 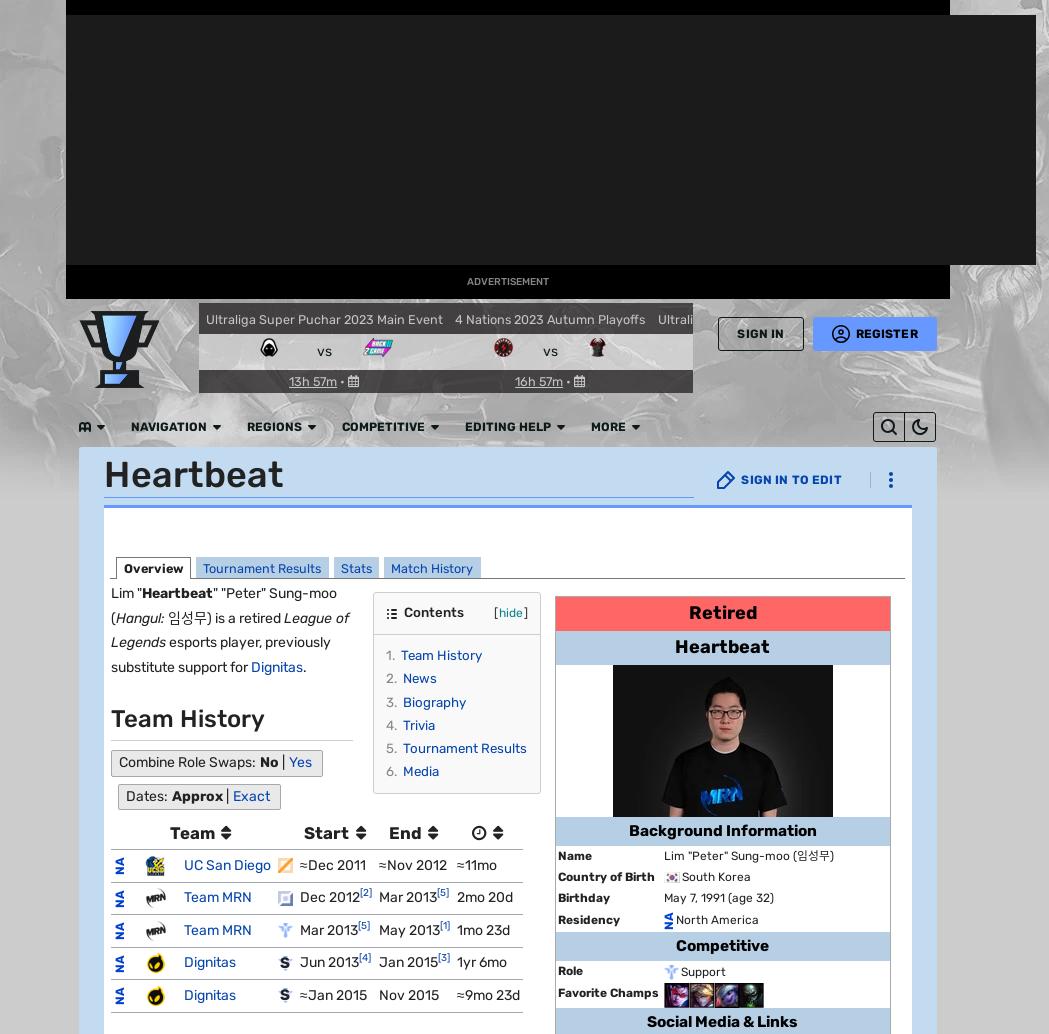 I want to click on 'TV', so click(x=31, y=499).